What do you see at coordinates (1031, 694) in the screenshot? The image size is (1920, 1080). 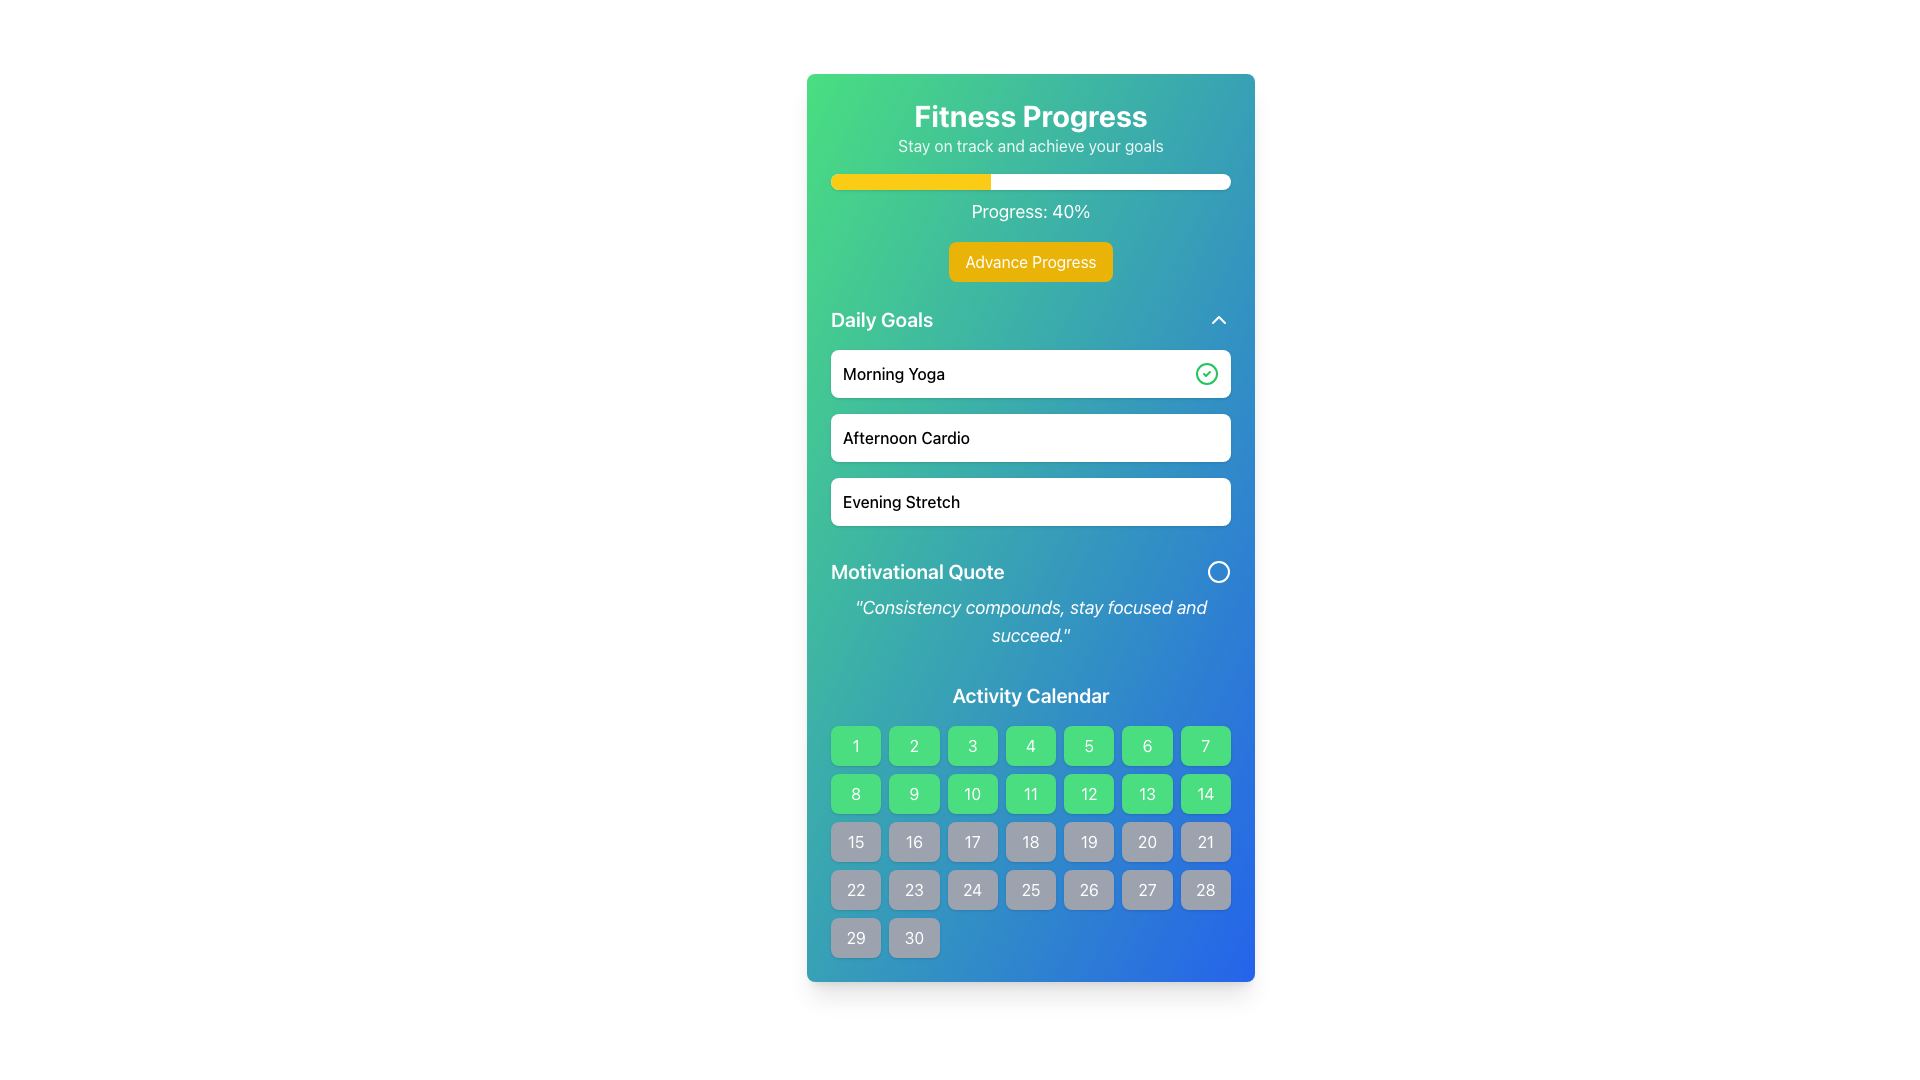 I see `the text label 'Activity Calendar' which is a bold, large font heading centered above the calendar section` at bounding box center [1031, 694].